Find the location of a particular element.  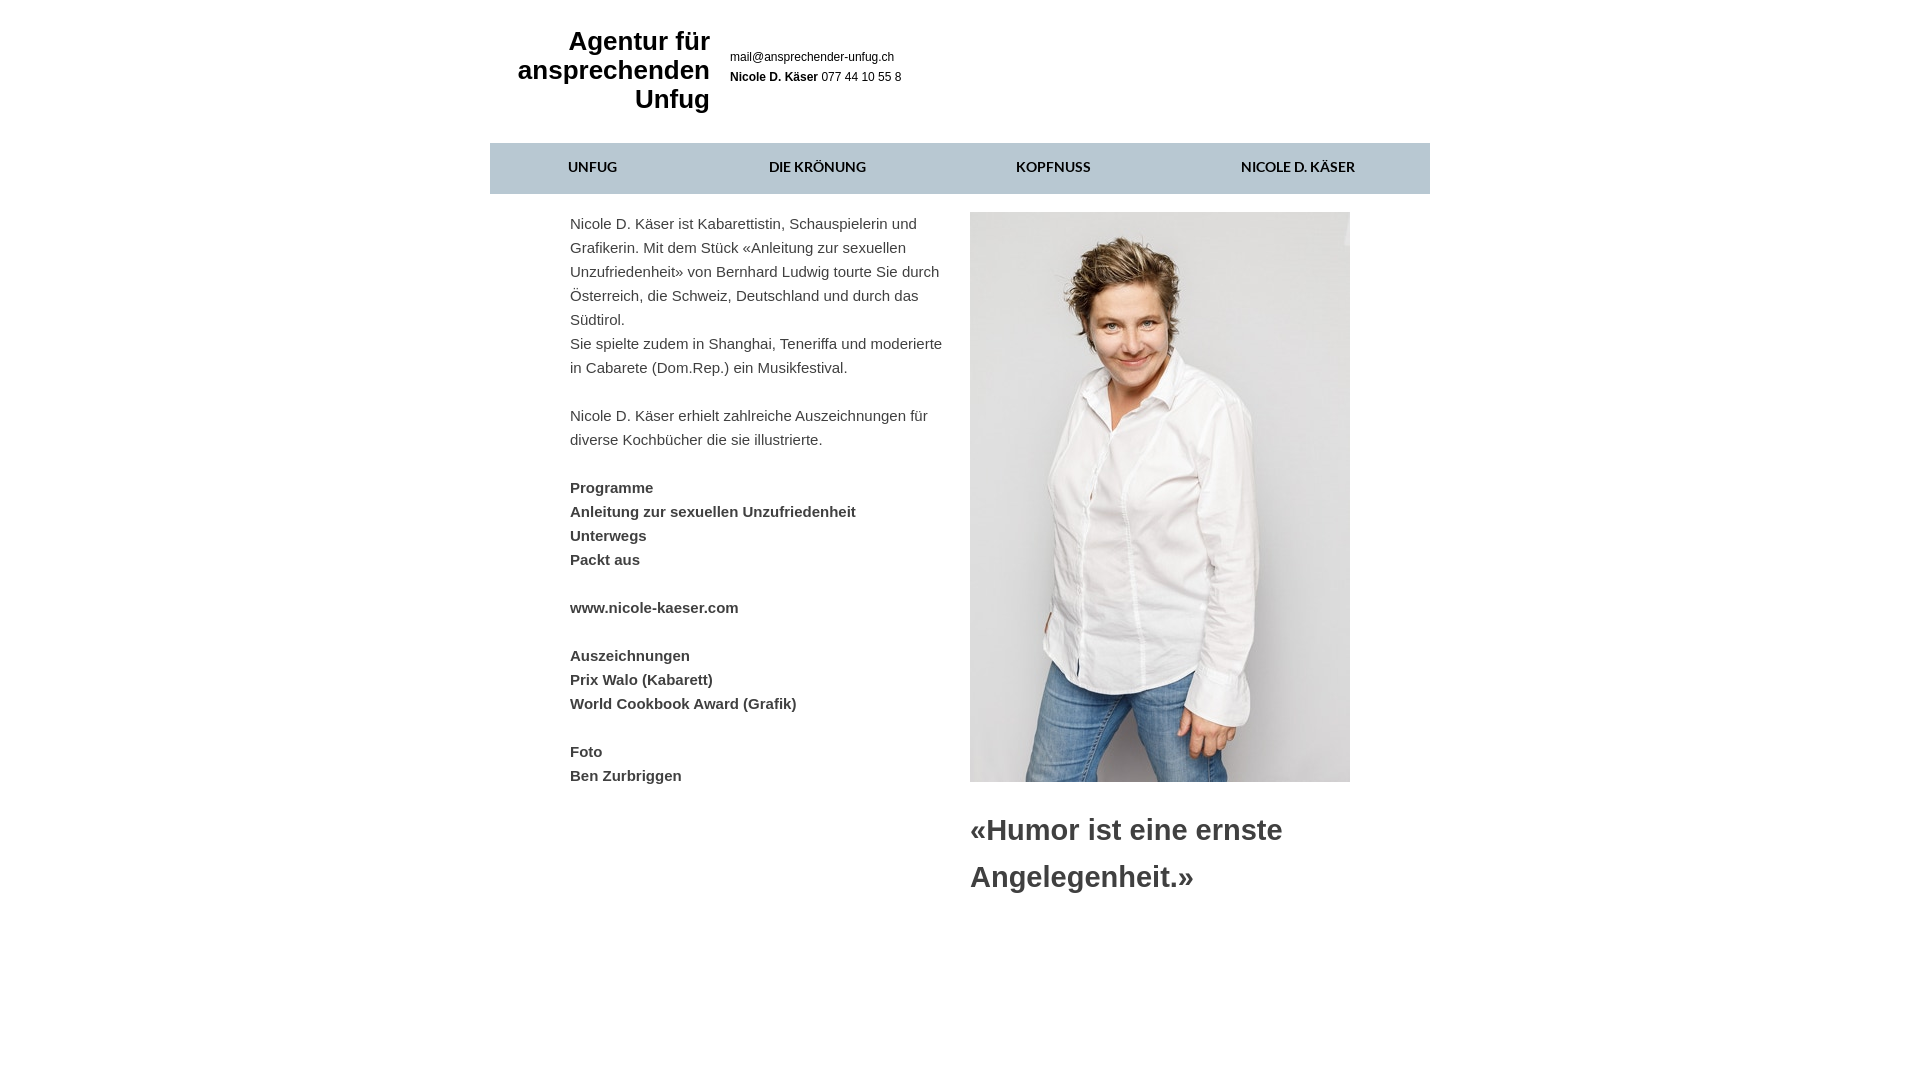

'mail@ansprechender-unfug.ch' is located at coordinates (811, 56).